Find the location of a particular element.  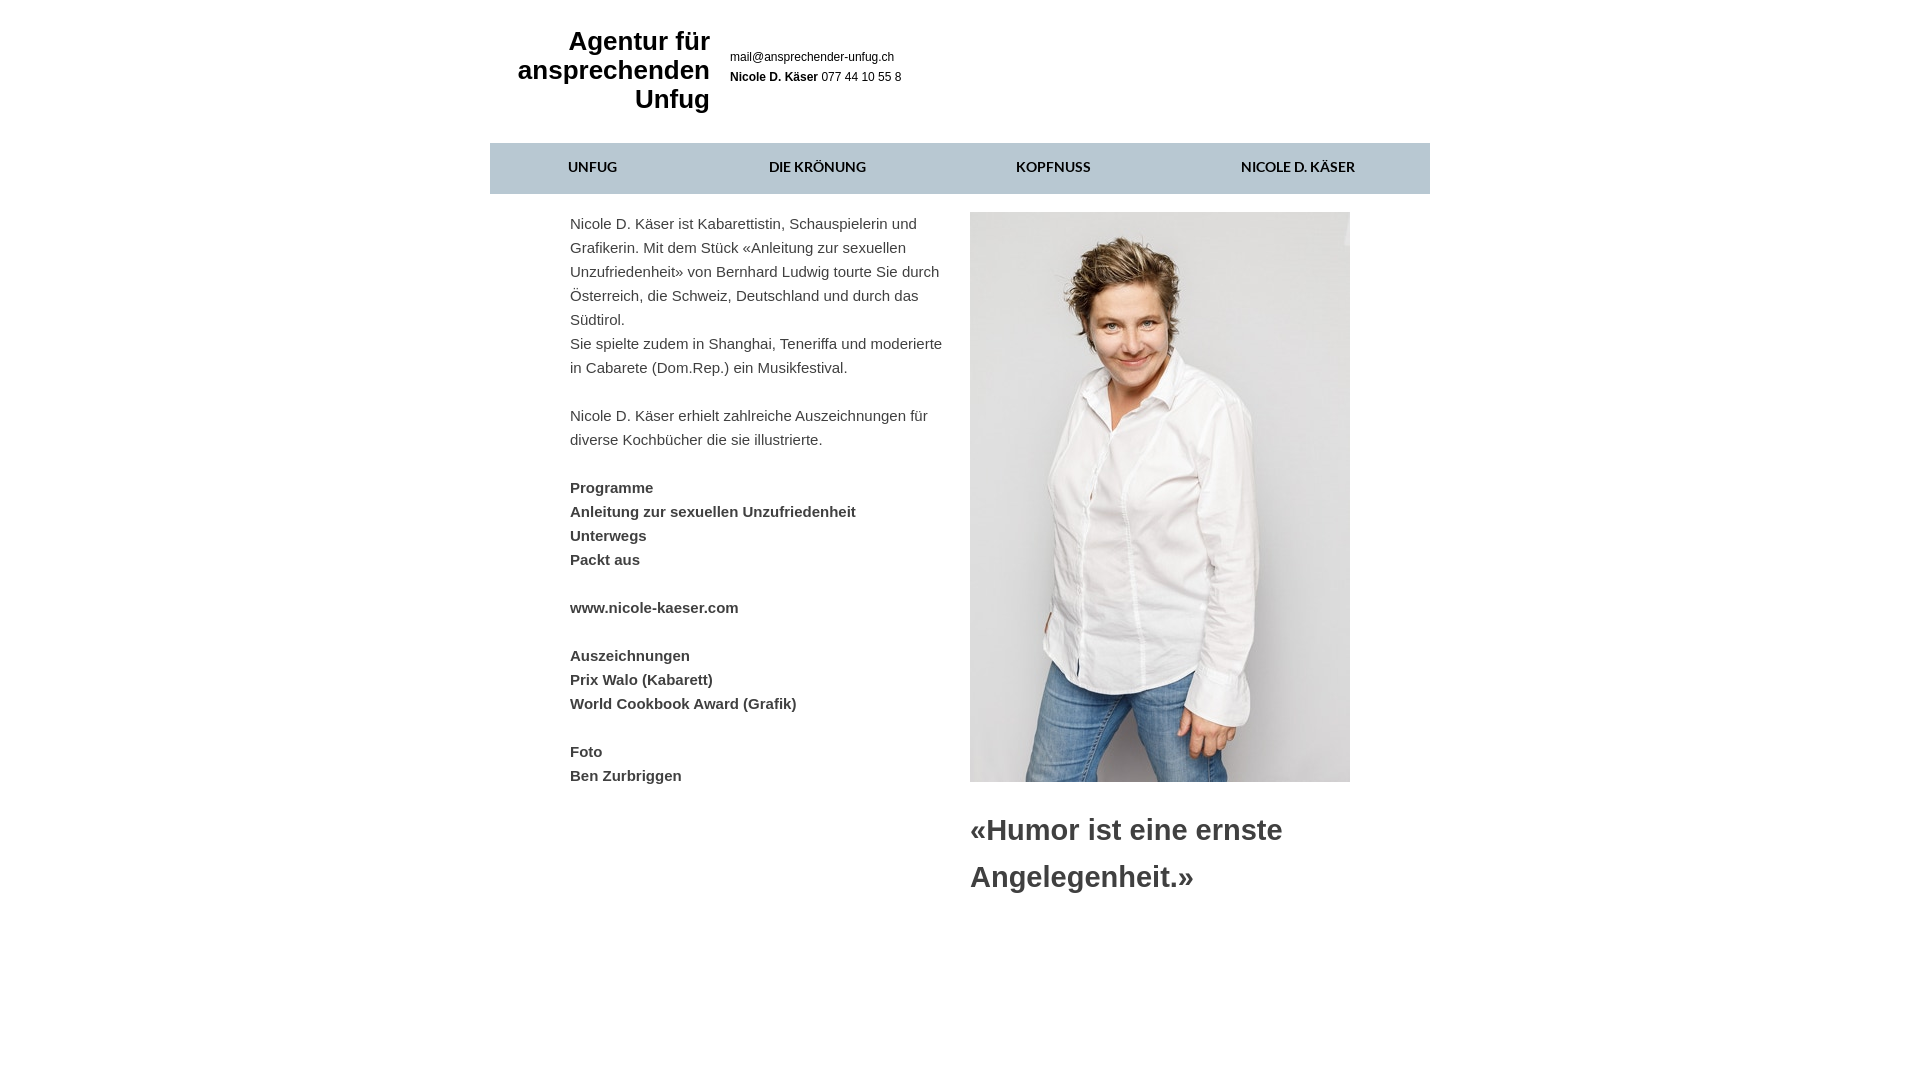

'mail@ansprechender-unfug.ch' is located at coordinates (811, 56).